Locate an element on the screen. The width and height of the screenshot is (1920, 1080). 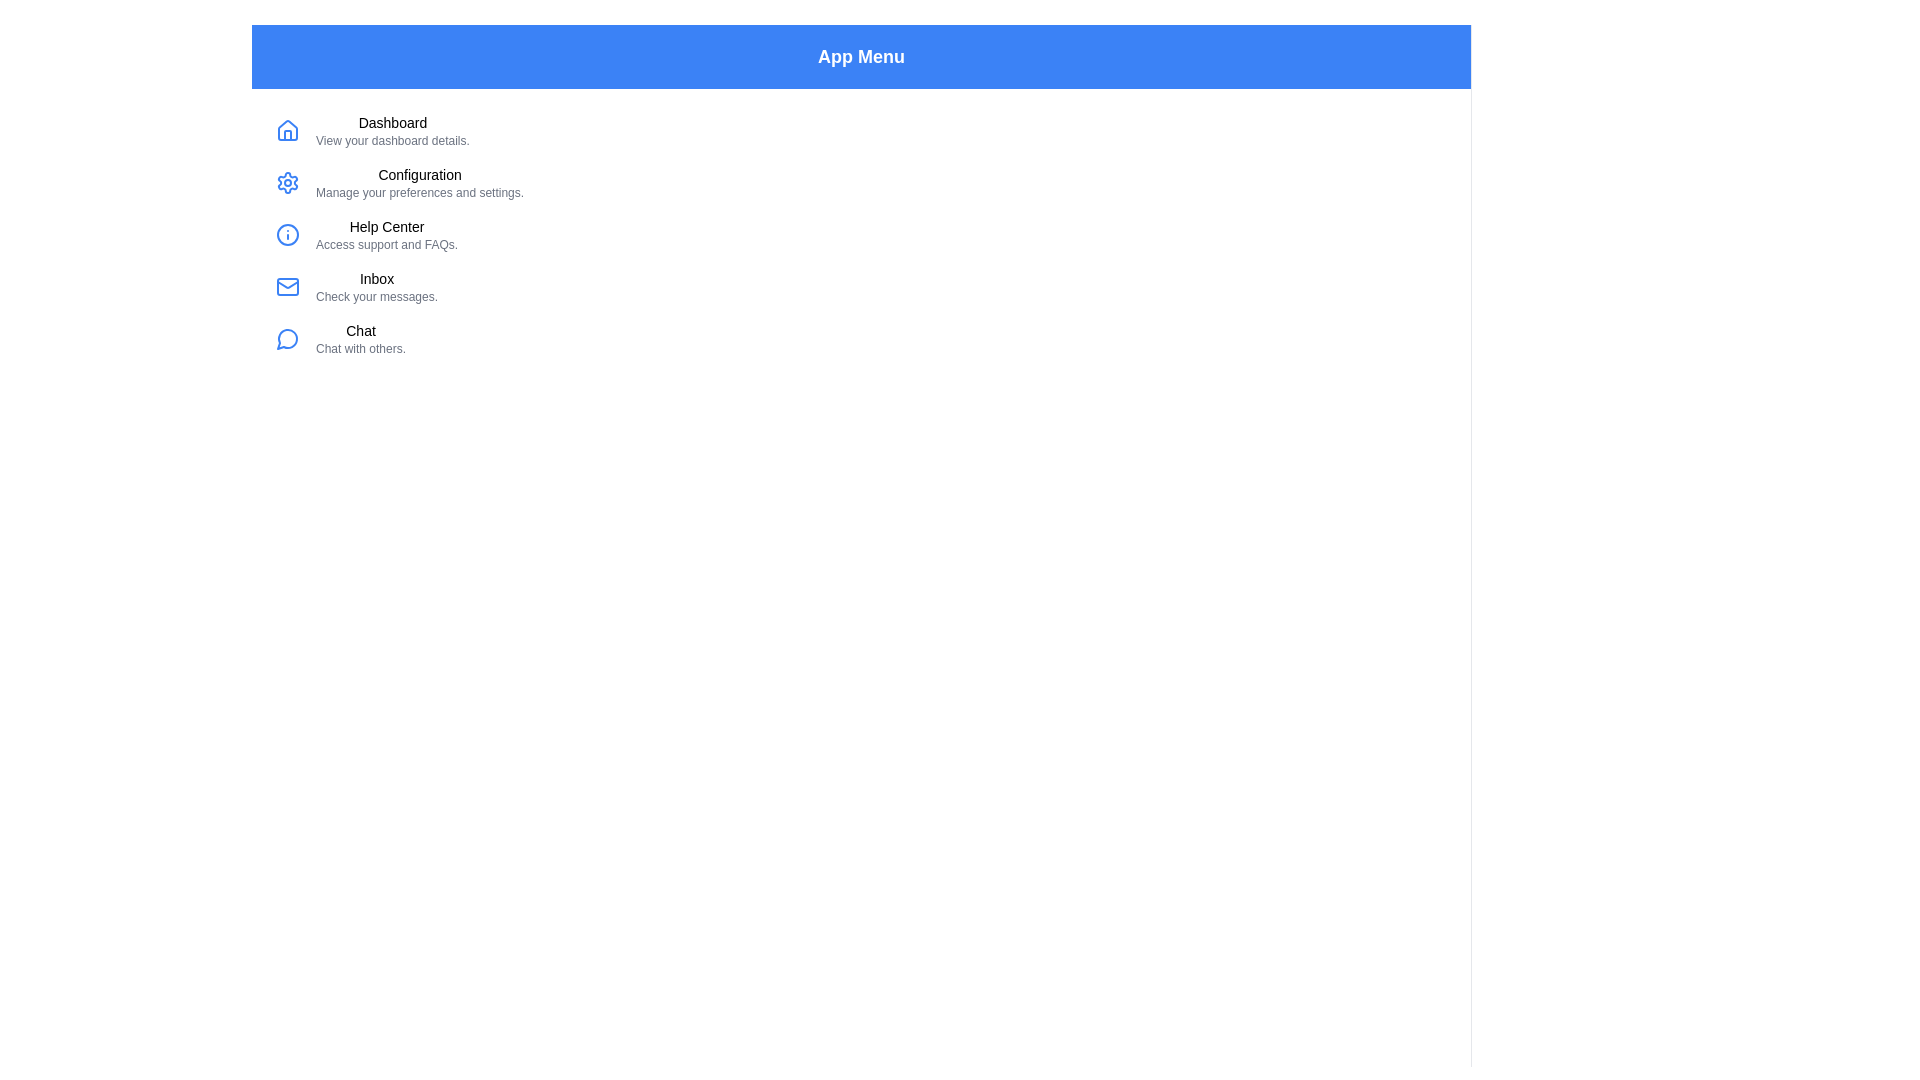
the text element reading 'View your dashboard details.' which is styled with a smaller font size and gray color, located directly beneath the 'Dashboard' title in the vertical navigation menu is located at coordinates (393, 140).